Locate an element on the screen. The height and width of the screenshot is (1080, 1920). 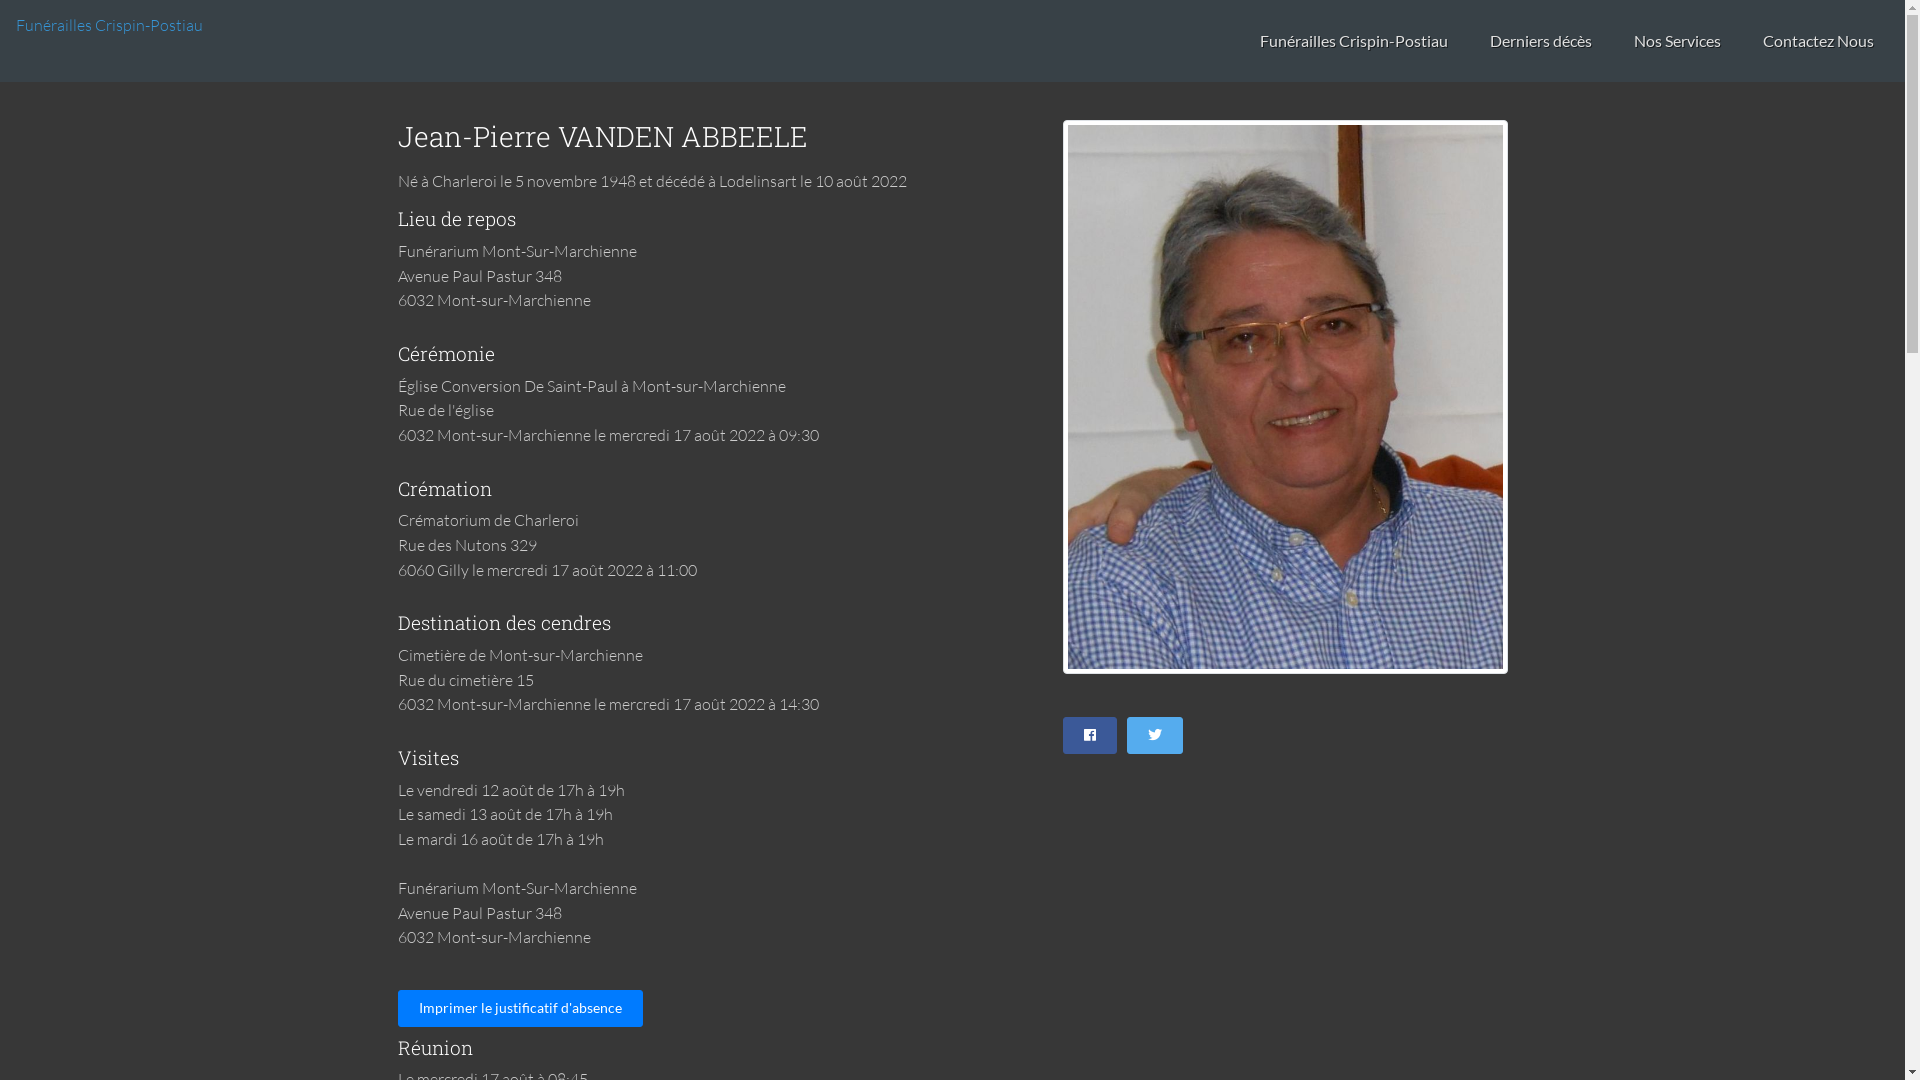
'Imprimer le justificatif d'absence' is located at coordinates (520, 1008).